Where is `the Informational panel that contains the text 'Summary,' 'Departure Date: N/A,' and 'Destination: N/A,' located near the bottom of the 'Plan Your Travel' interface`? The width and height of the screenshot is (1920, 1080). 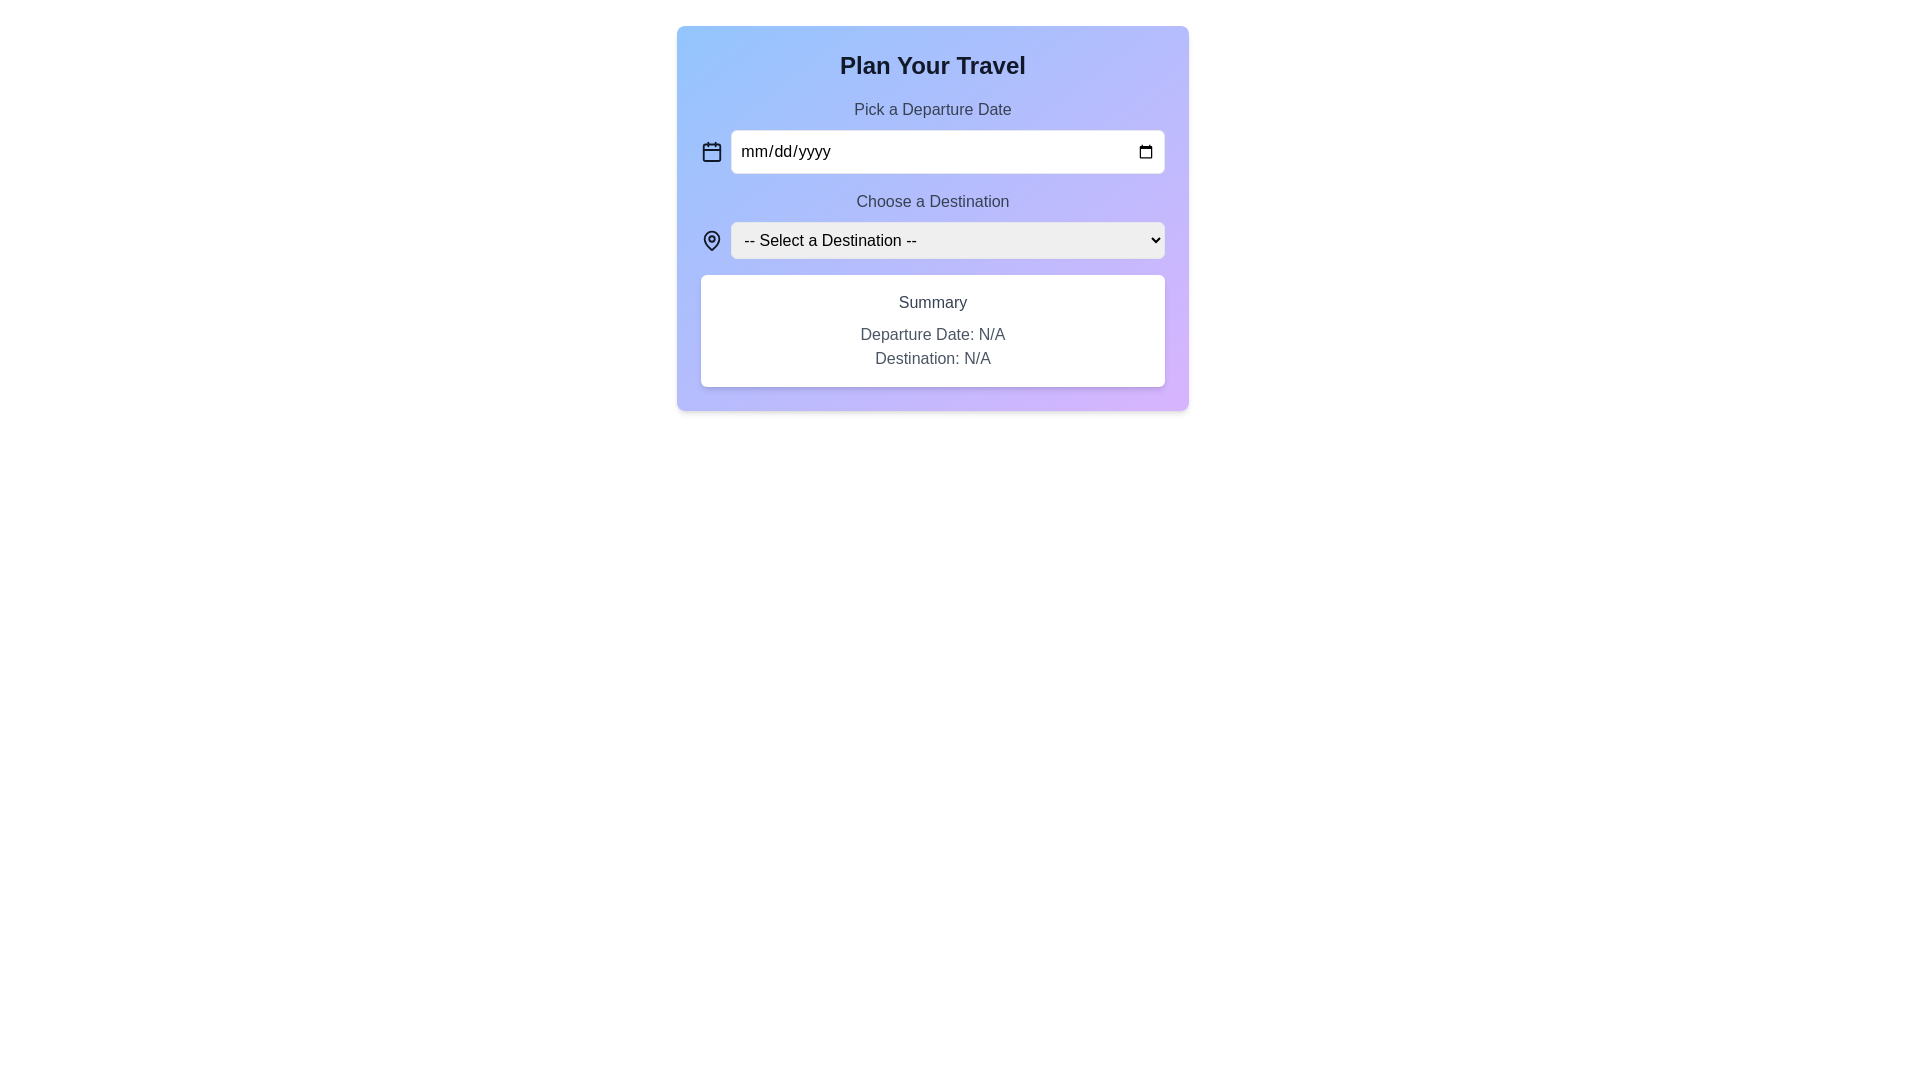
the Informational panel that contains the text 'Summary,' 'Departure Date: N/A,' and 'Destination: N/A,' located near the bottom of the 'Plan Your Travel' interface is located at coordinates (931, 330).